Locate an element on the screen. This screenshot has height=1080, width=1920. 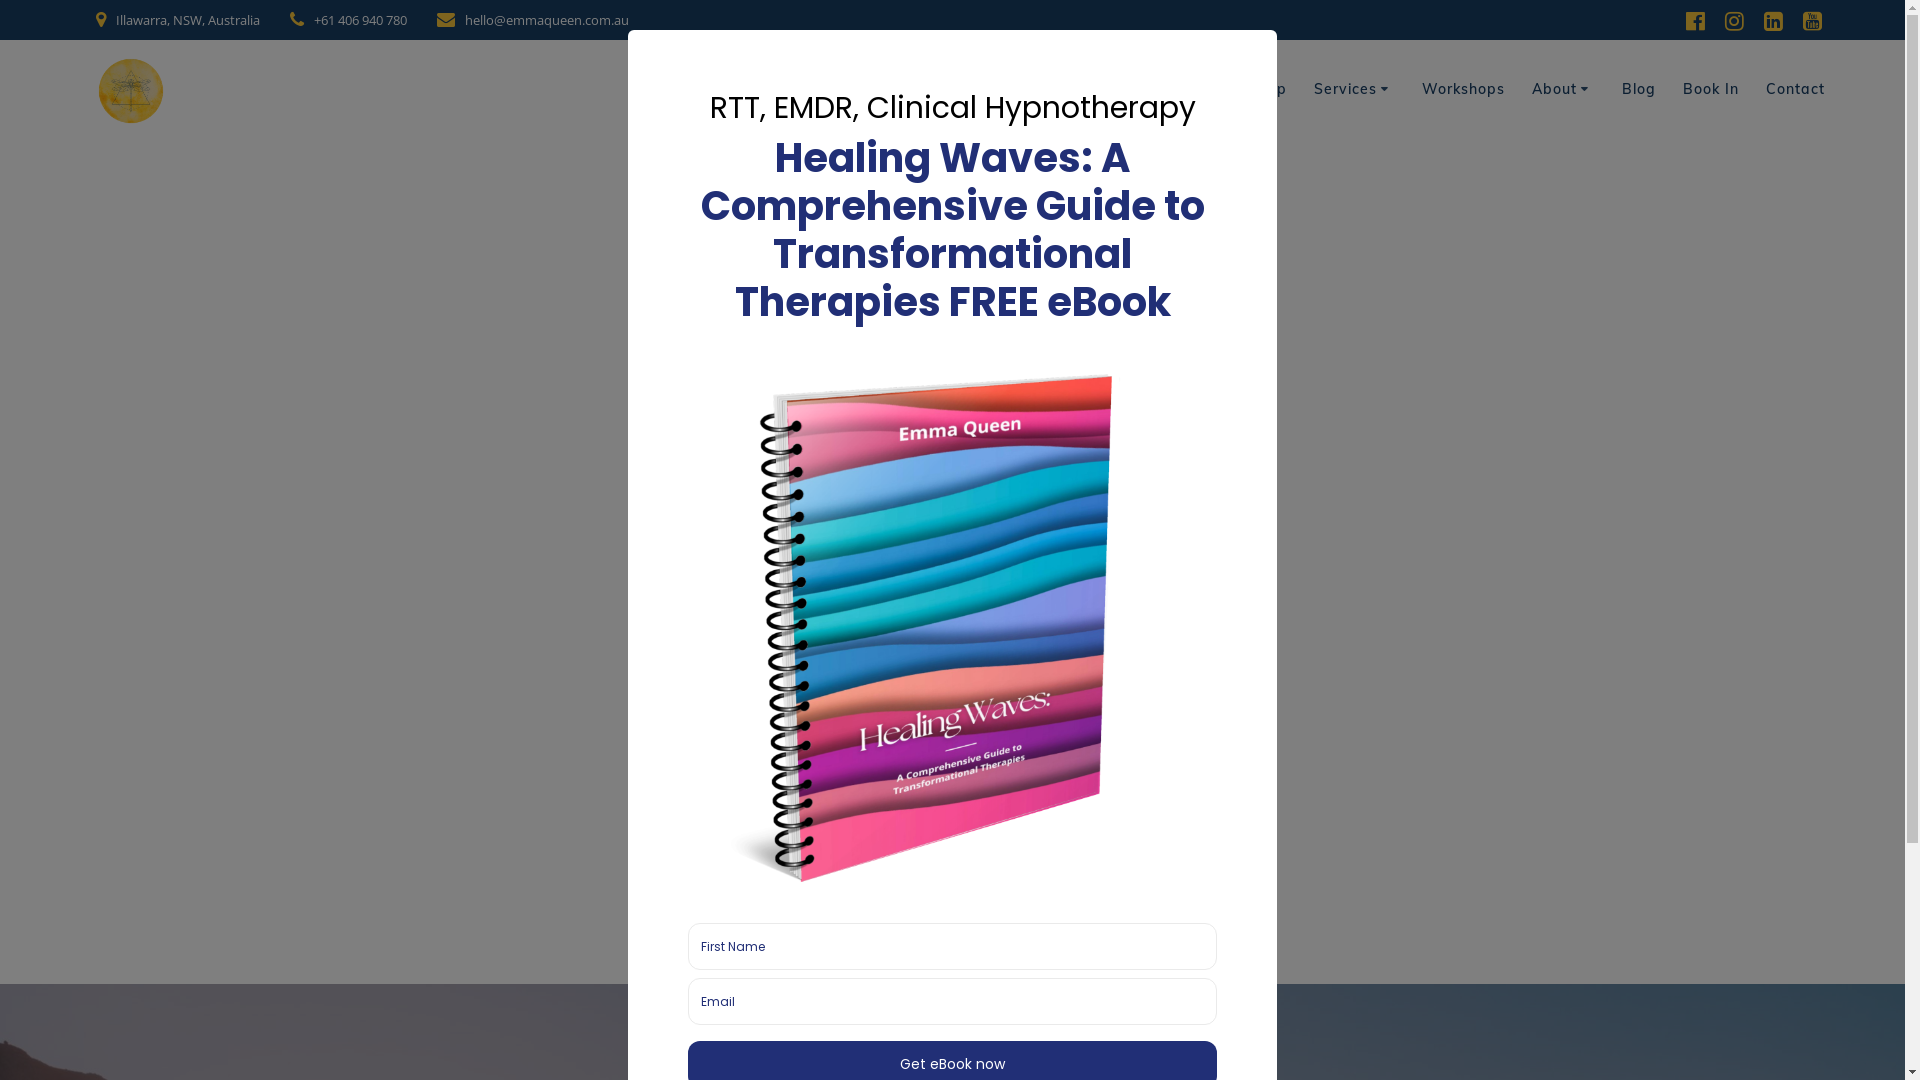
'About' is located at coordinates (1530, 90).